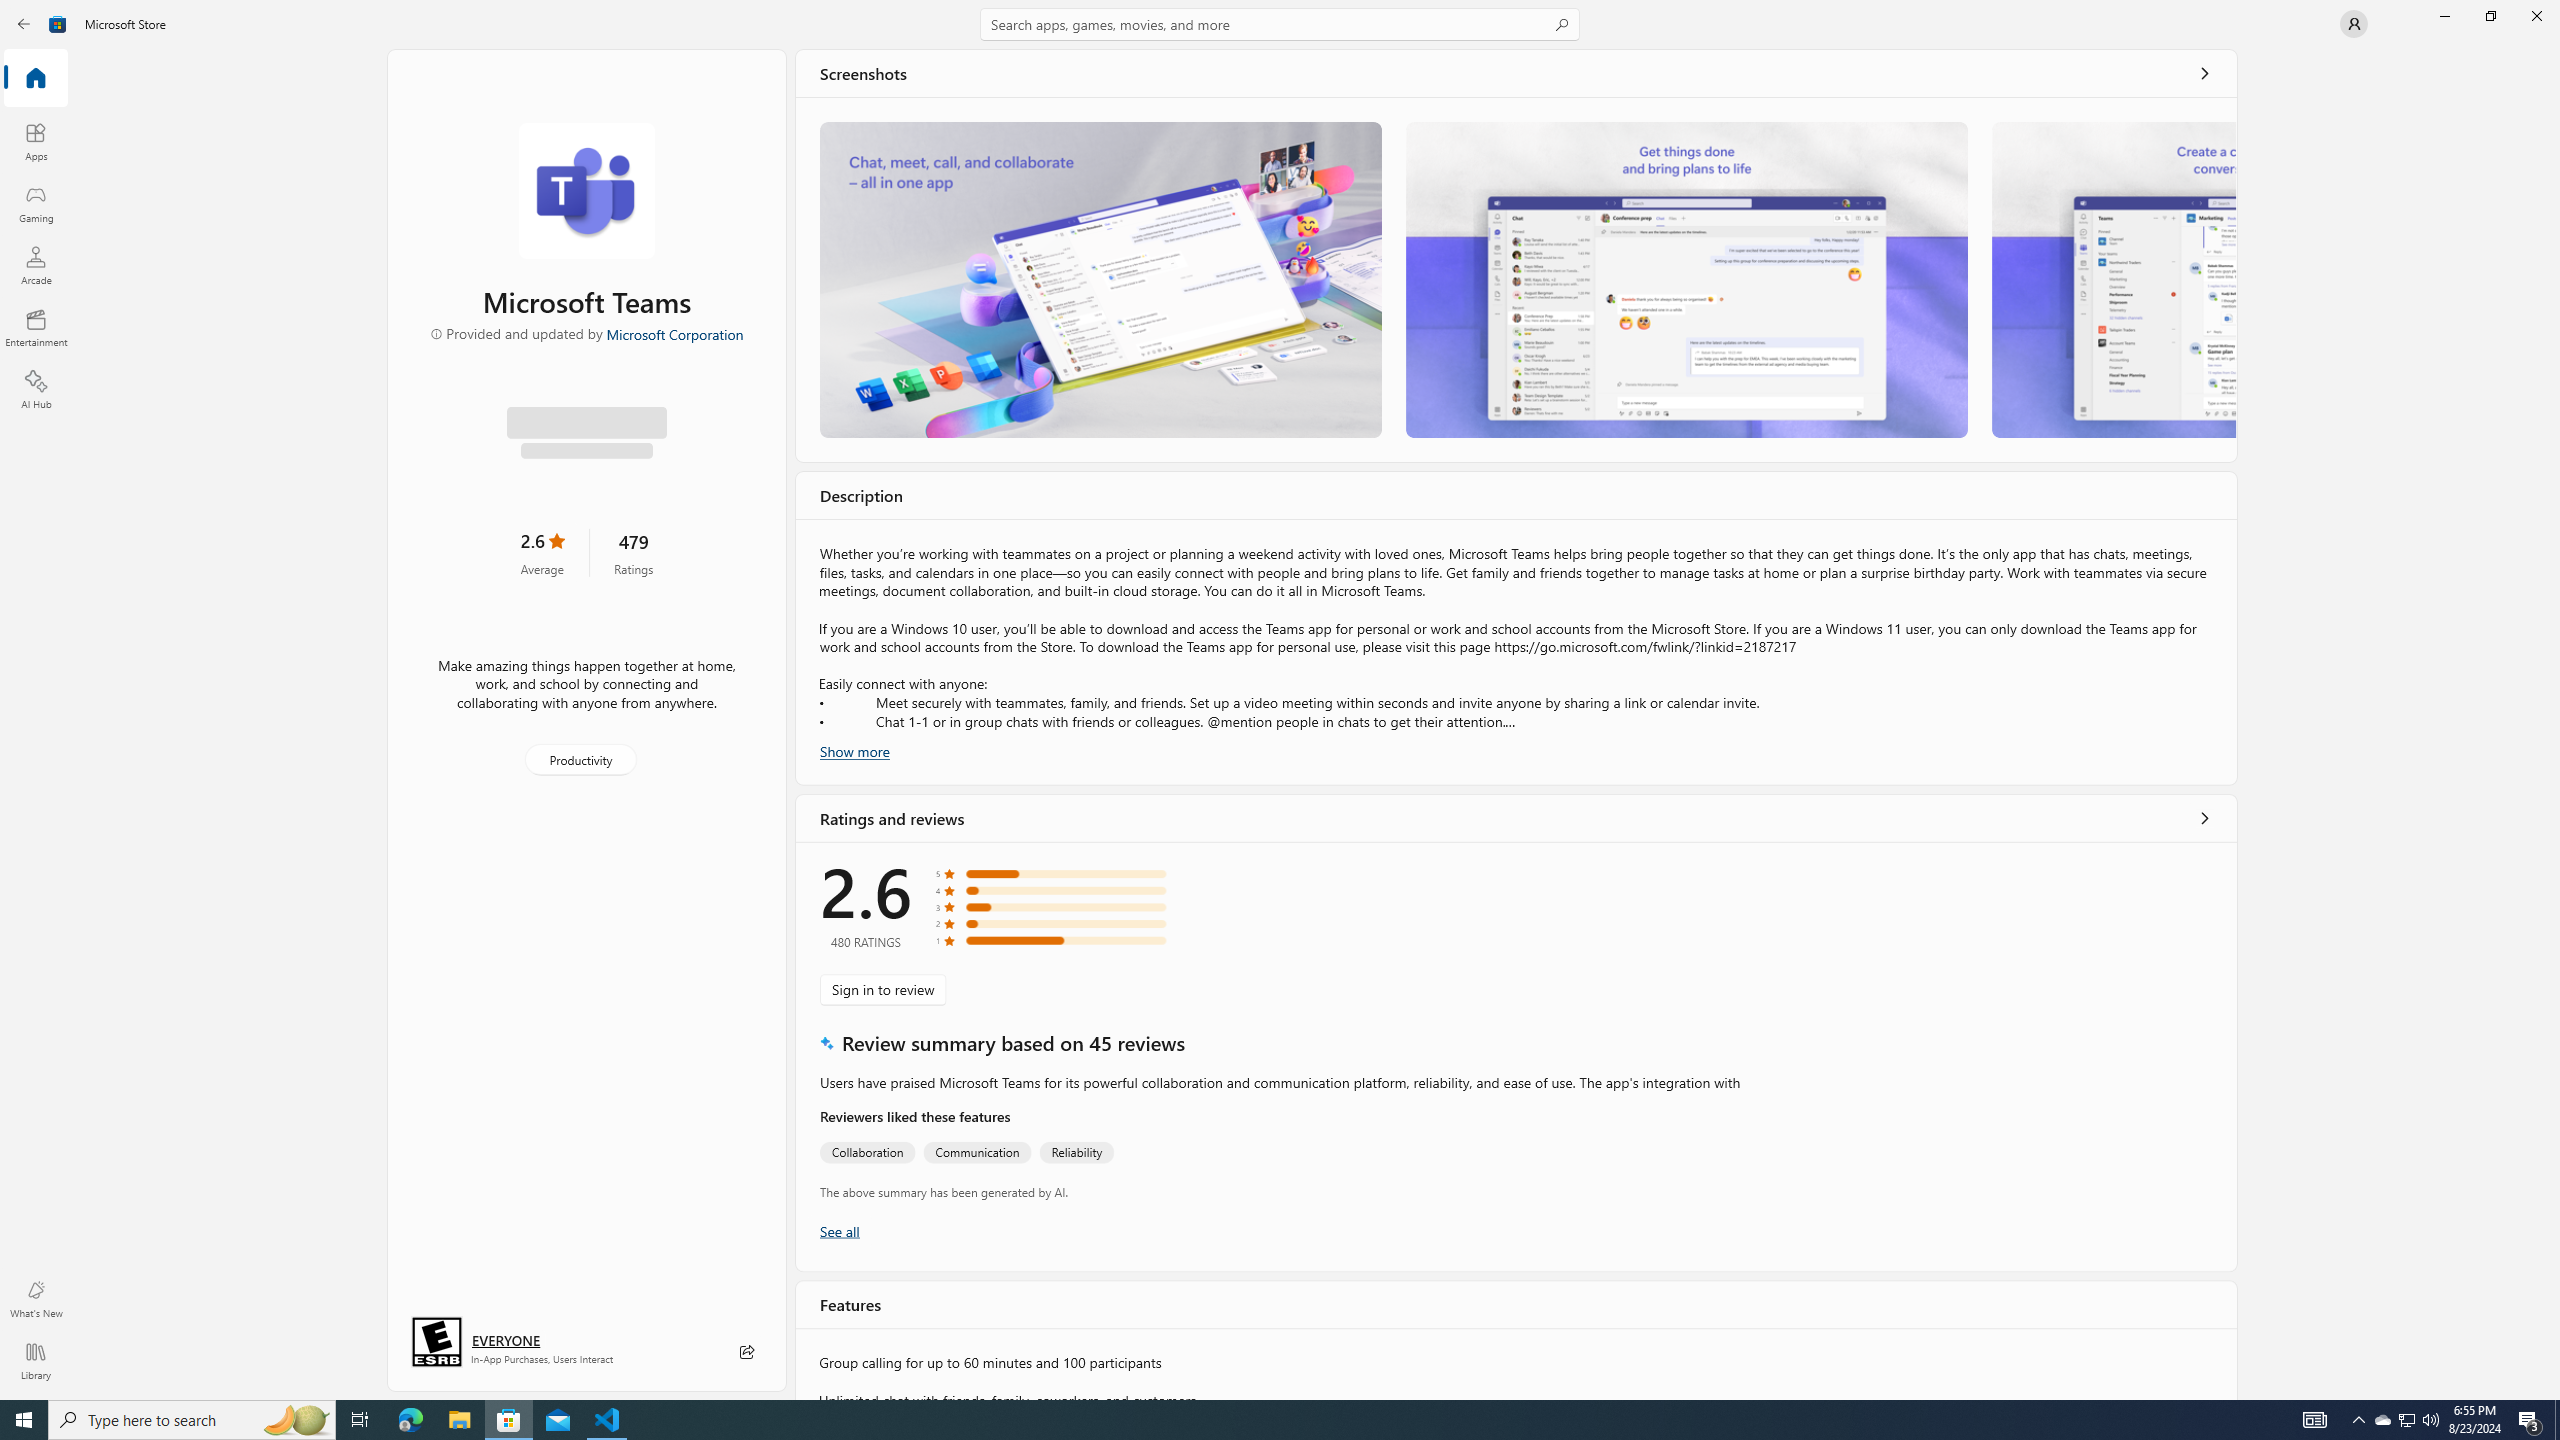 This screenshot has height=1440, width=2560. What do you see at coordinates (34, 141) in the screenshot?
I see `'Apps'` at bounding box center [34, 141].